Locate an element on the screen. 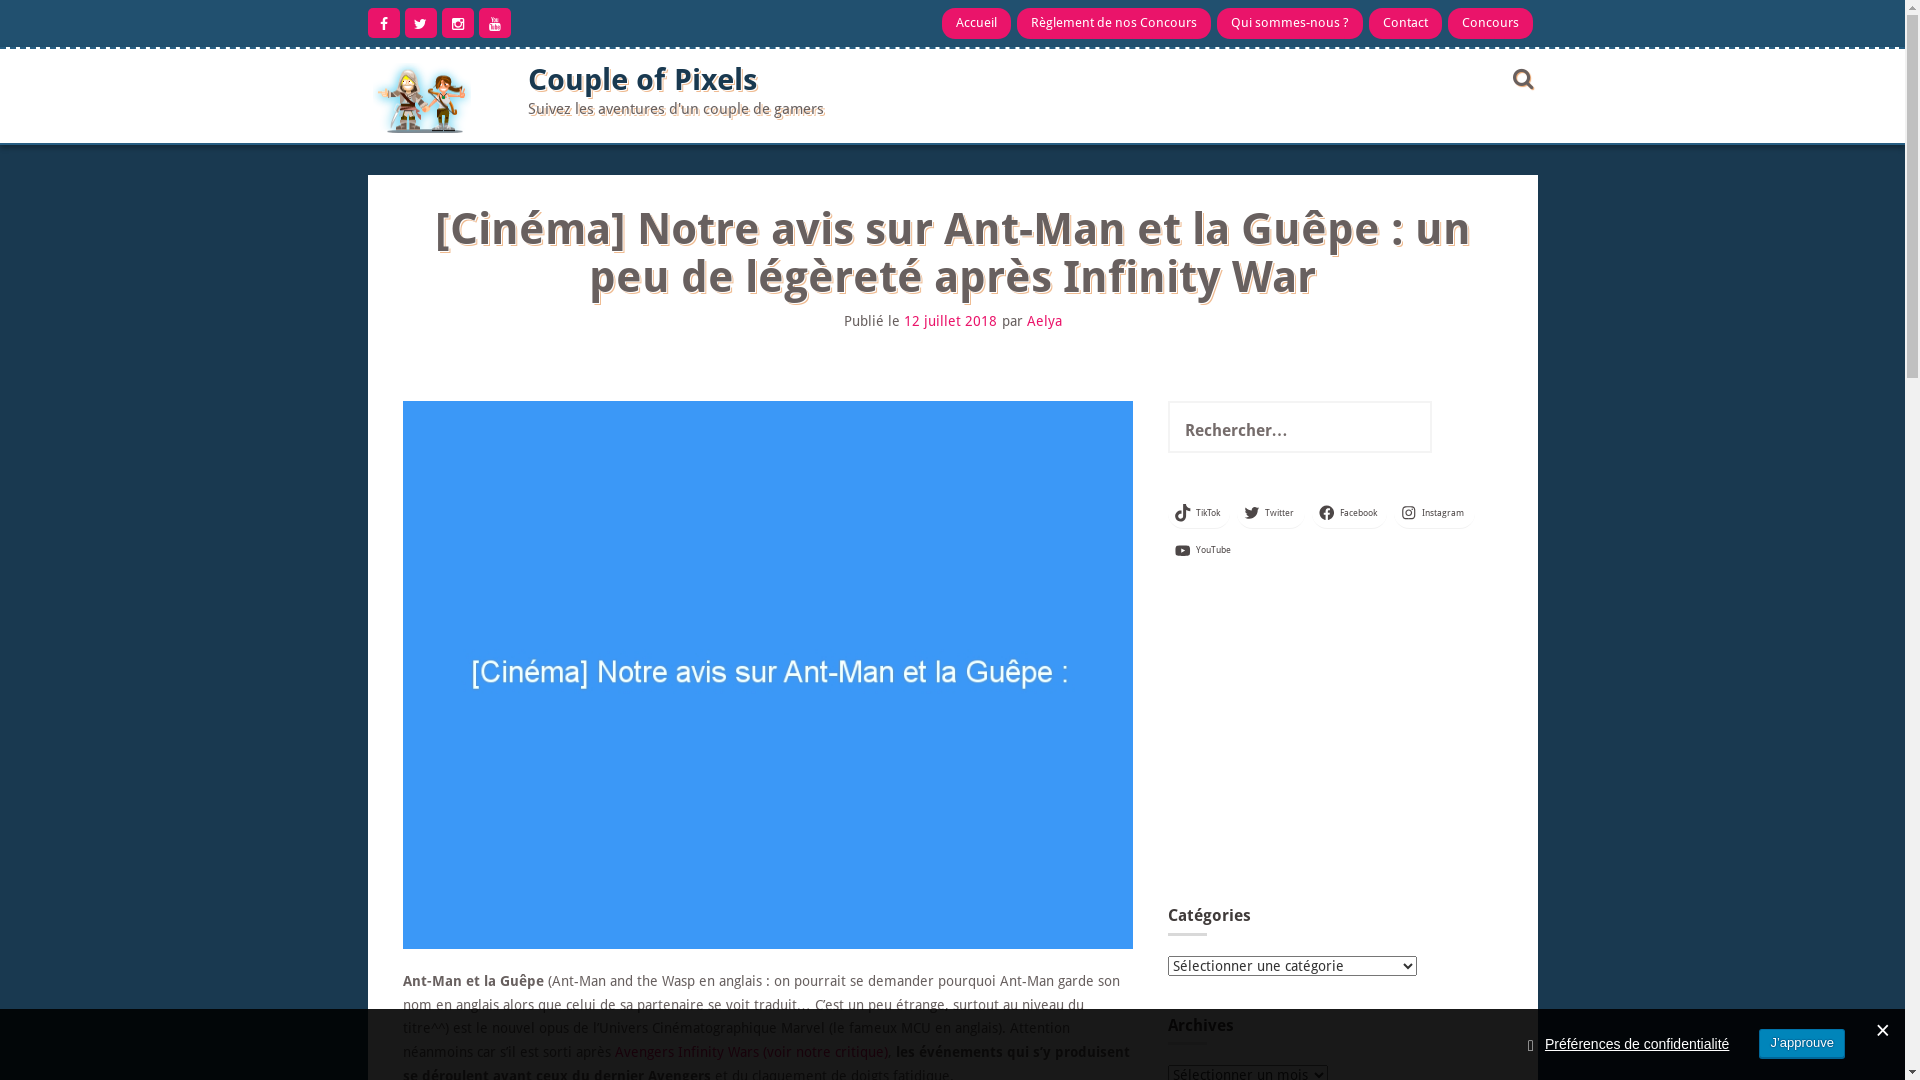  'Accueil' is located at coordinates (976, 23).